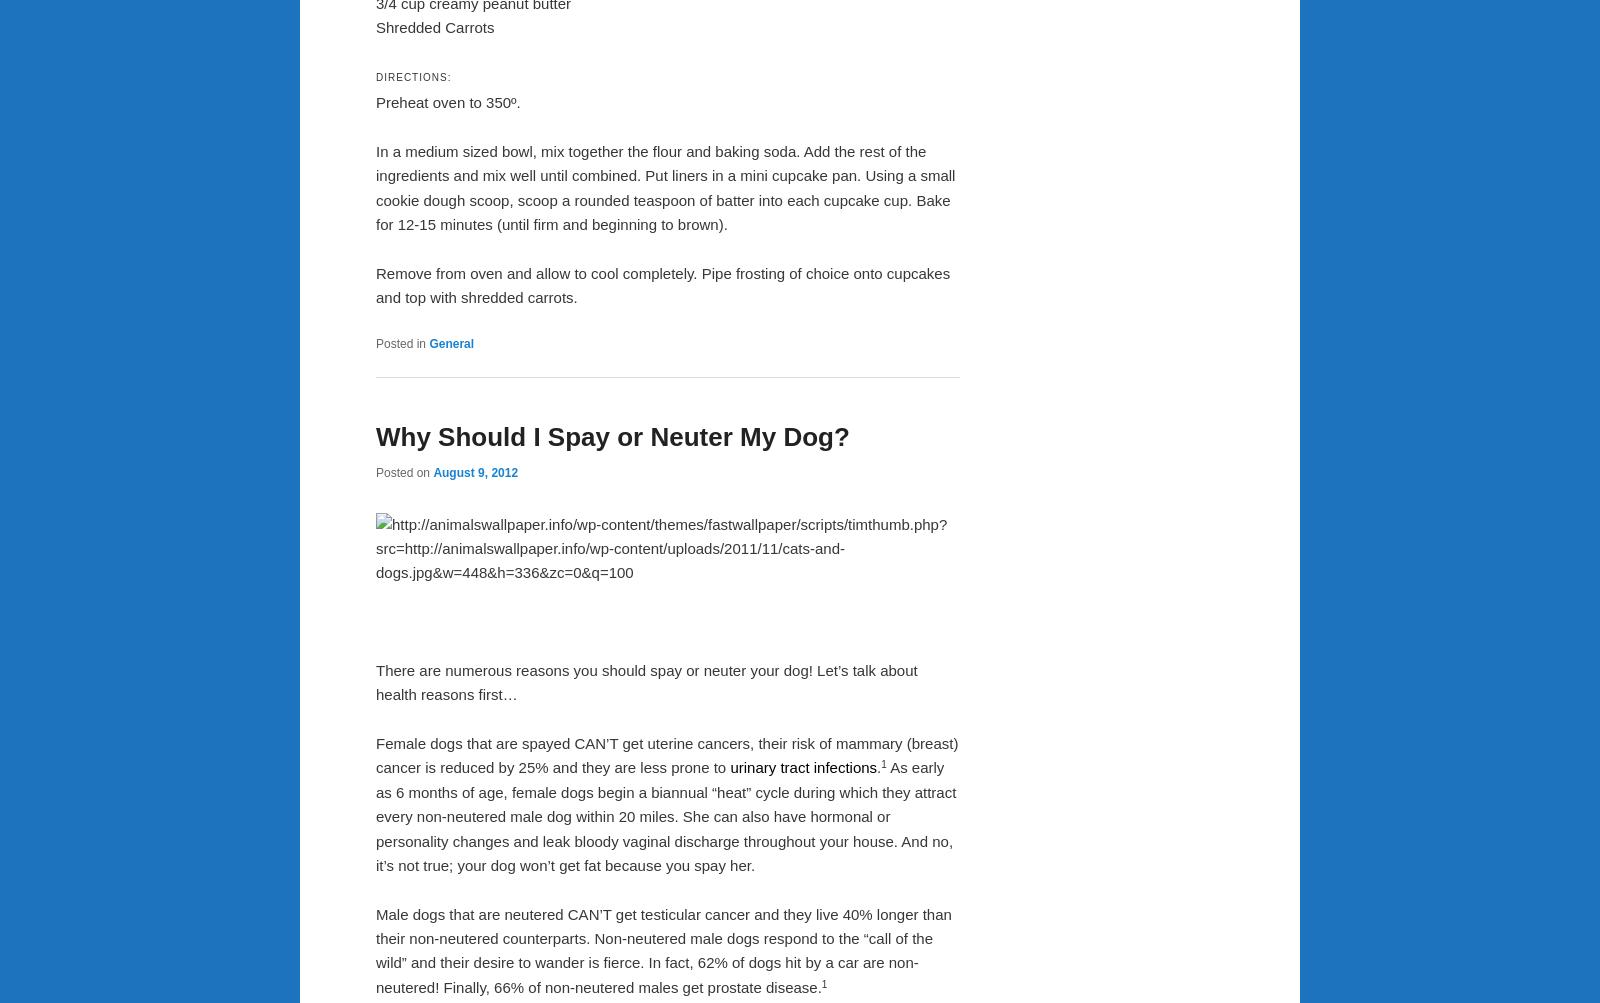 The height and width of the screenshot is (1003, 1600). What do you see at coordinates (666, 816) in the screenshot?
I see `'As early as 6 months of age, female dogs begin a biannual “heat” cycle during which they attract every non-neutered male dog within 20 miles. She can also have hormonal or personality changes and leak bloody vaginal discharge throughout your house. And no, it’s not true; your dog won’t get fat because you spay her.'` at bounding box center [666, 816].